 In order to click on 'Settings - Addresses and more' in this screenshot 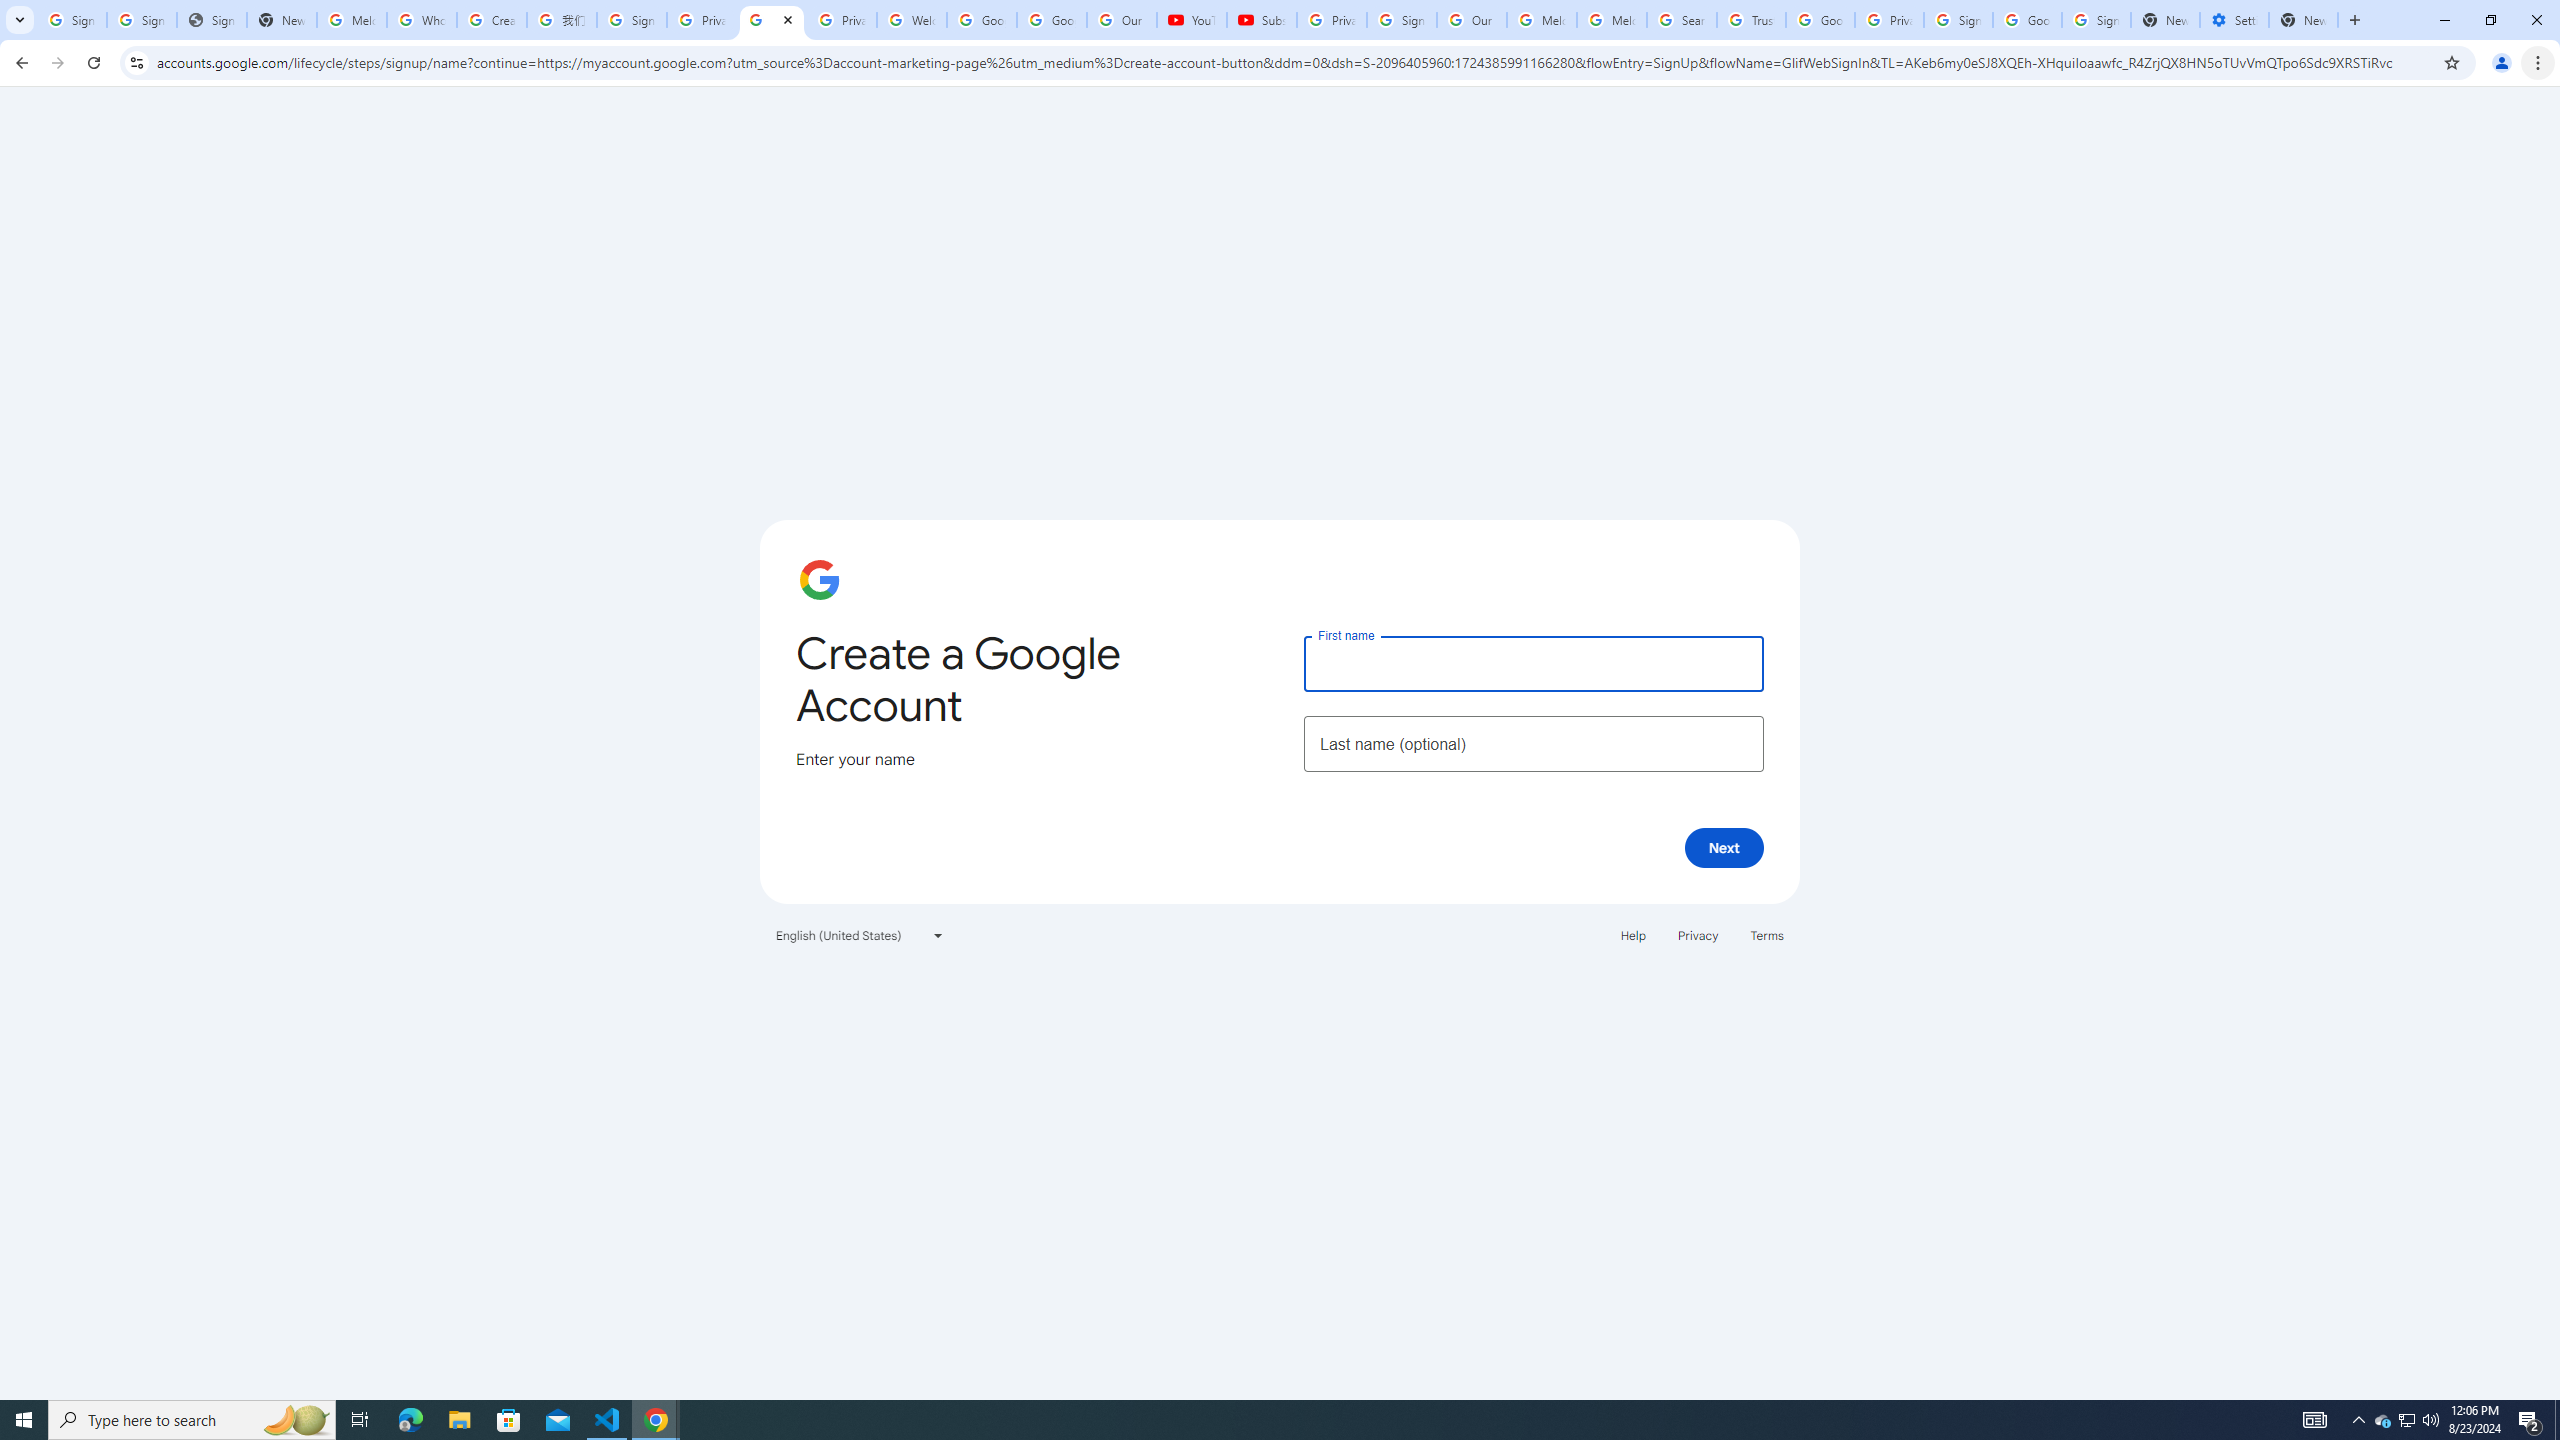, I will do `click(2233, 19)`.